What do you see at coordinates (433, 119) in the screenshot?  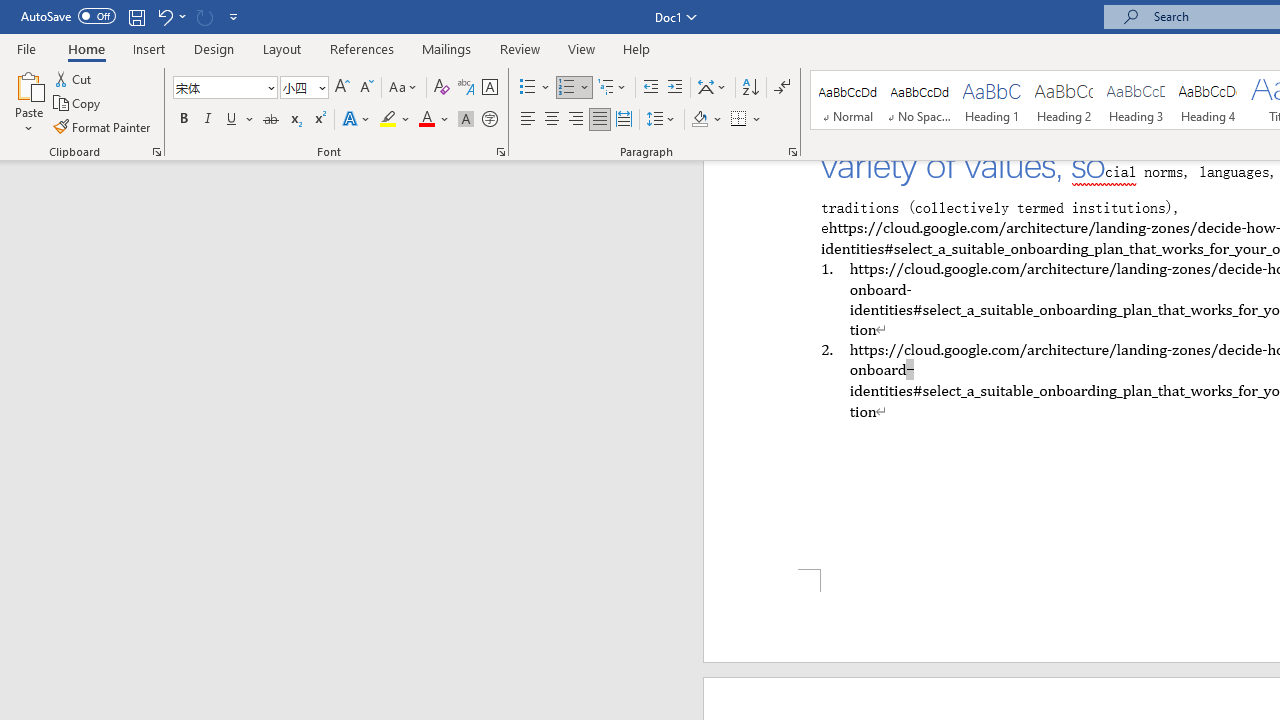 I see `'Font Color'` at bounding box center [433, 119].